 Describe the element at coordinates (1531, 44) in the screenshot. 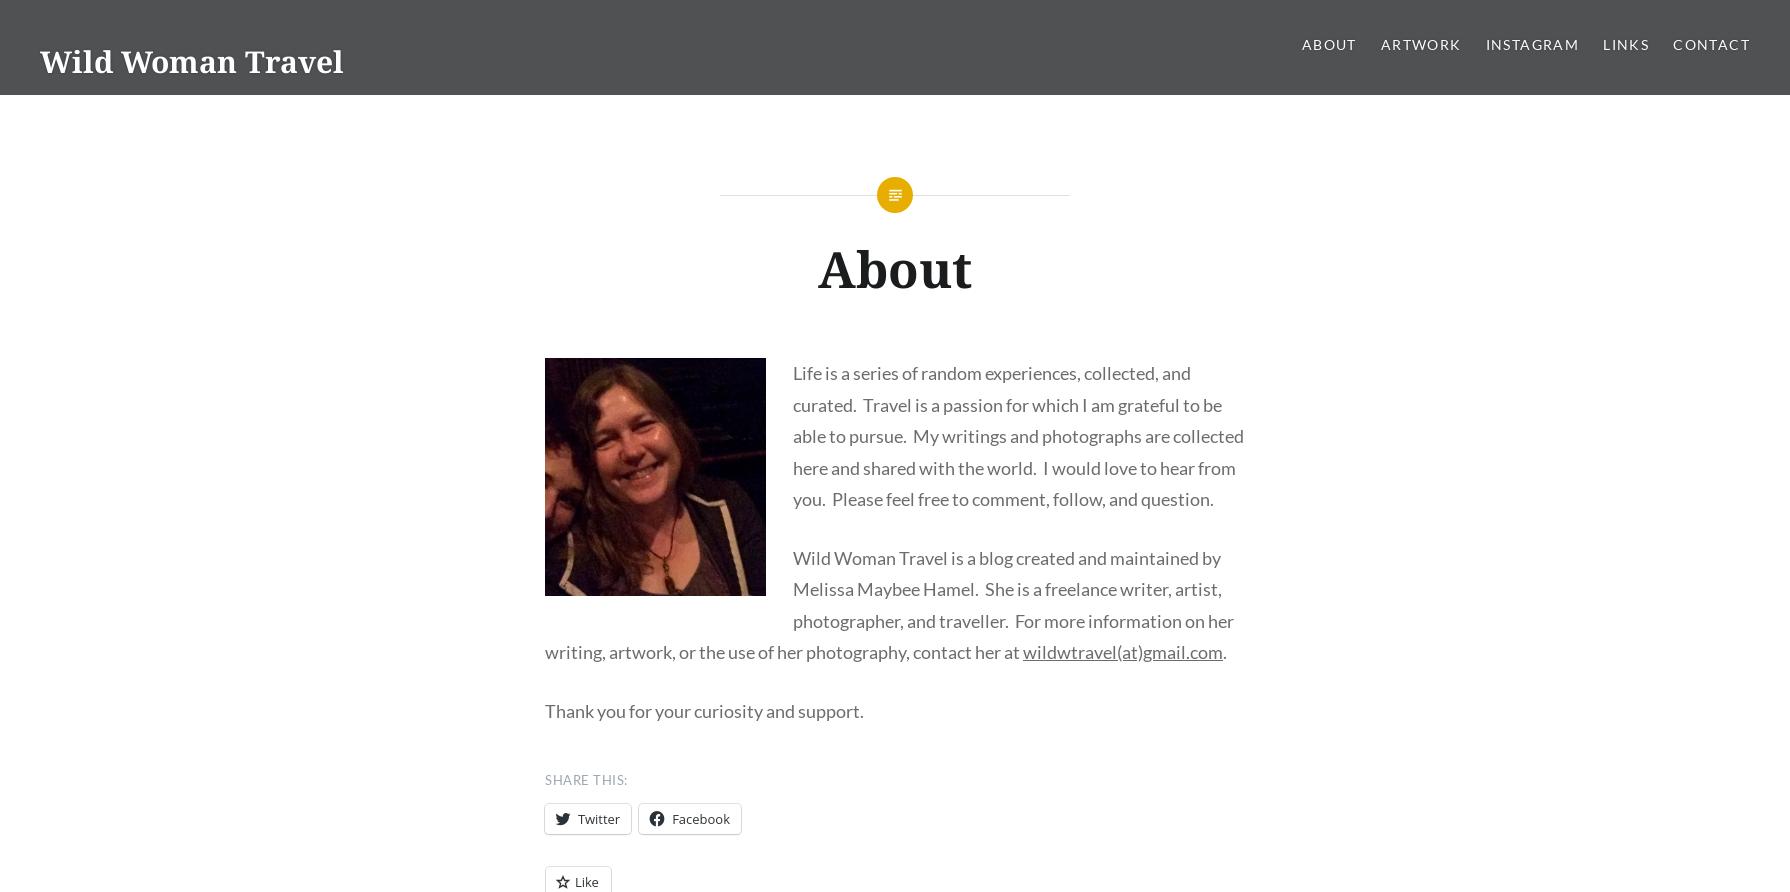

I see `'Instagram'` at that location.